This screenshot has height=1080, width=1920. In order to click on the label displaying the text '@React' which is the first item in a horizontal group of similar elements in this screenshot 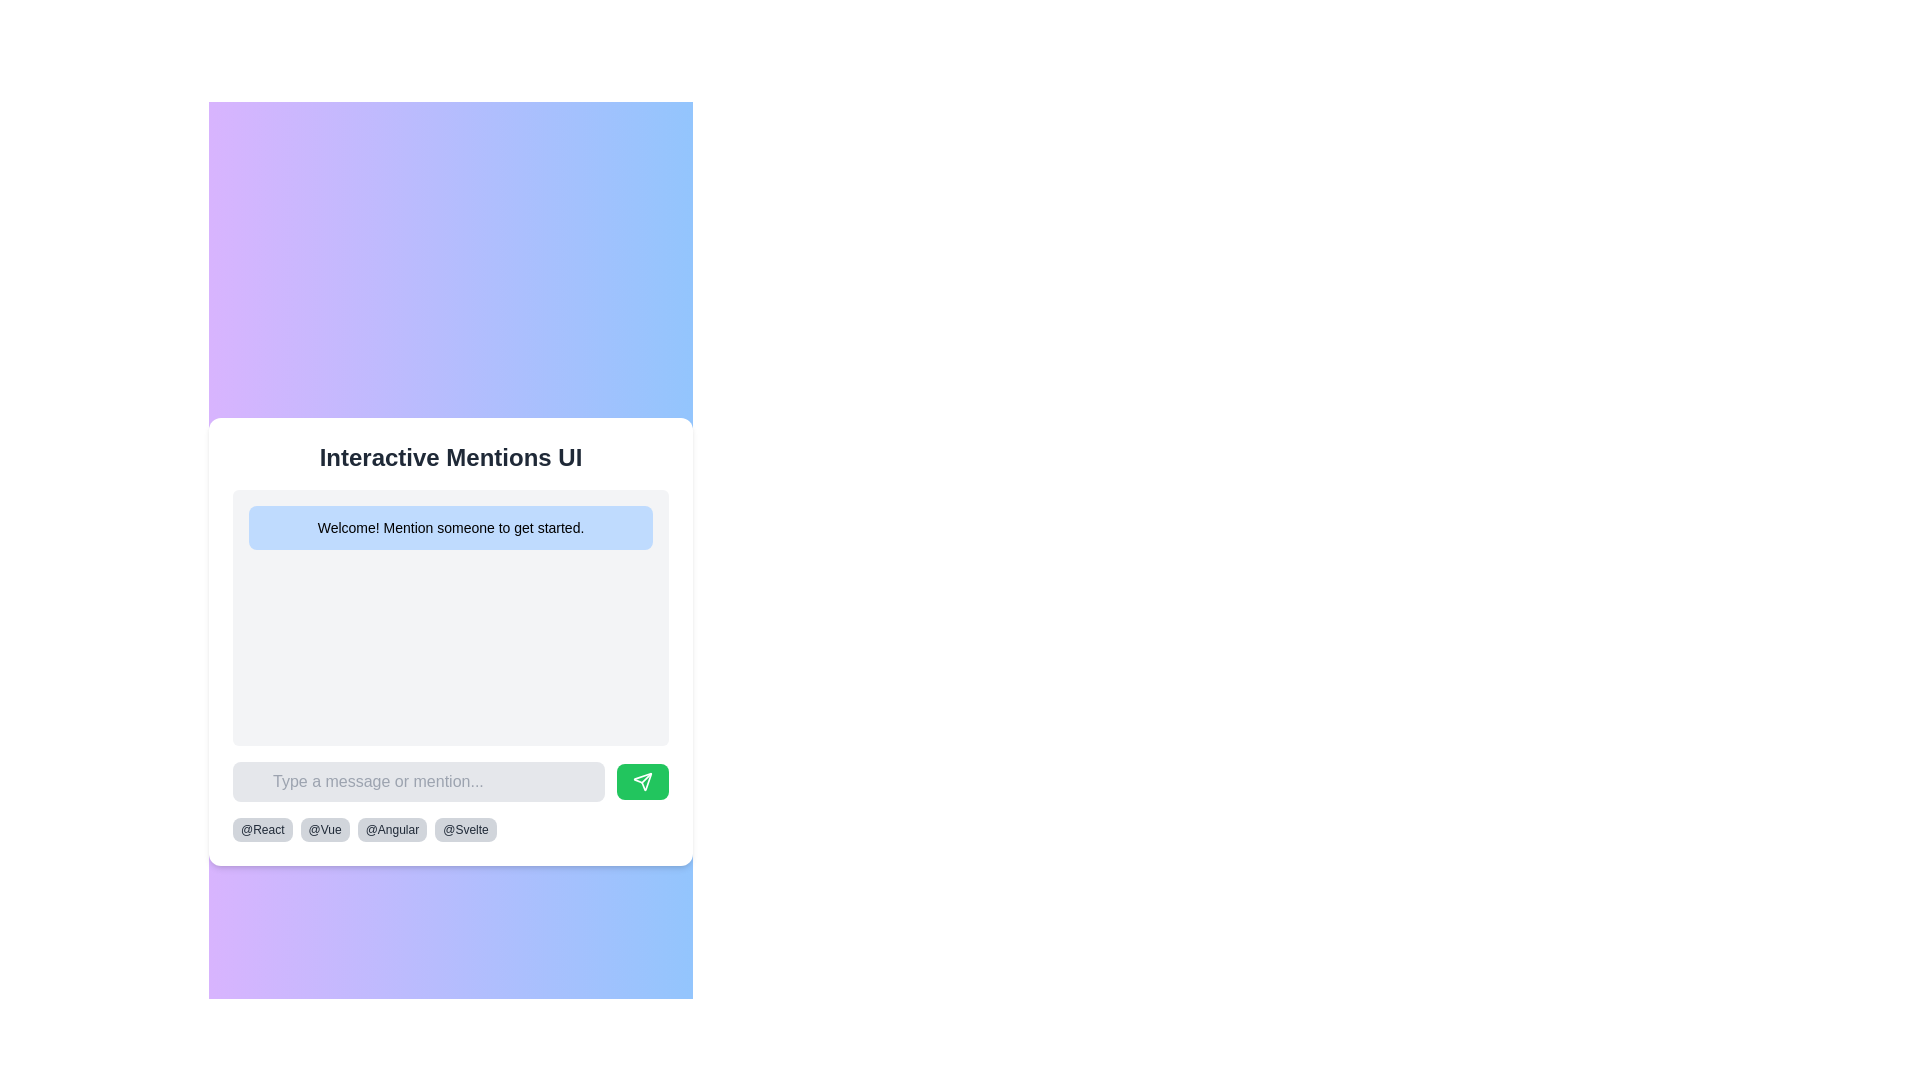, I will do `click(261, 829)`.